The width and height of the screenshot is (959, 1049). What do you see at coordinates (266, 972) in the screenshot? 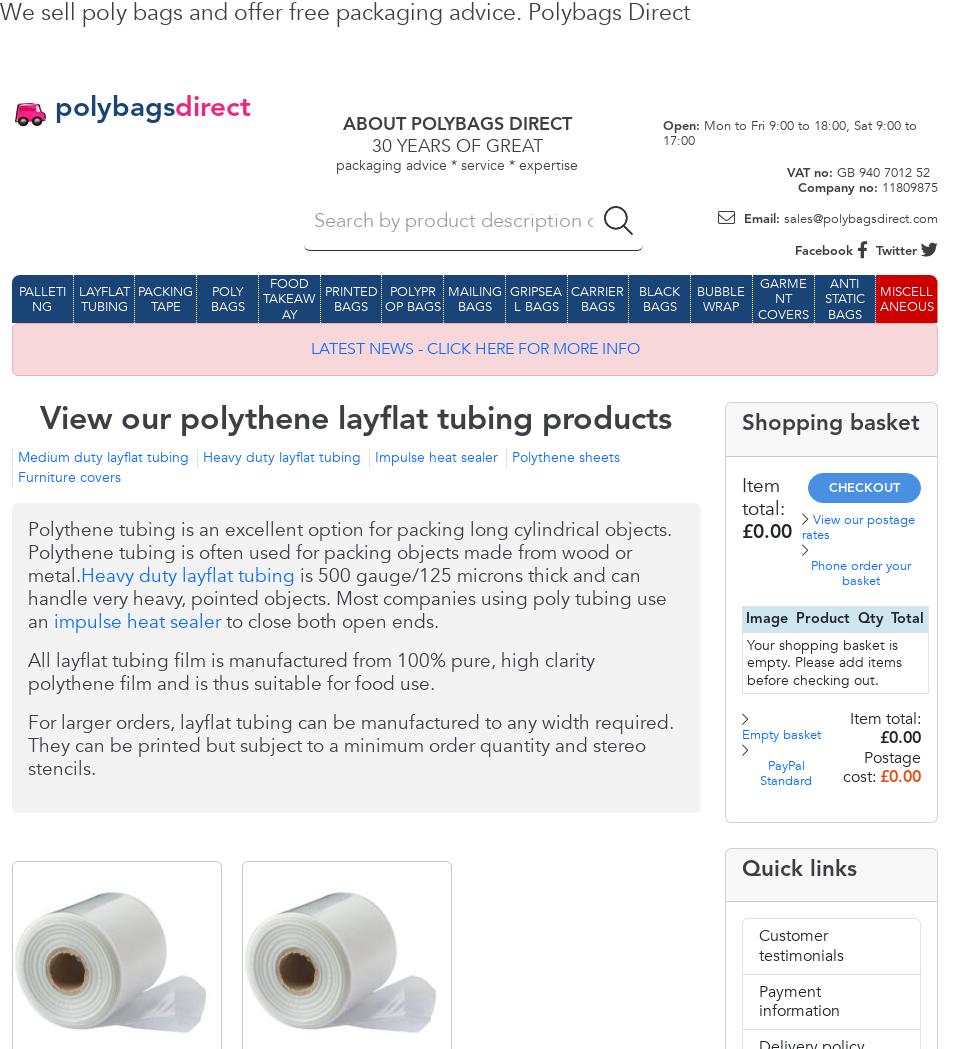
I see `'or call'` at bounding box center [266, 972].